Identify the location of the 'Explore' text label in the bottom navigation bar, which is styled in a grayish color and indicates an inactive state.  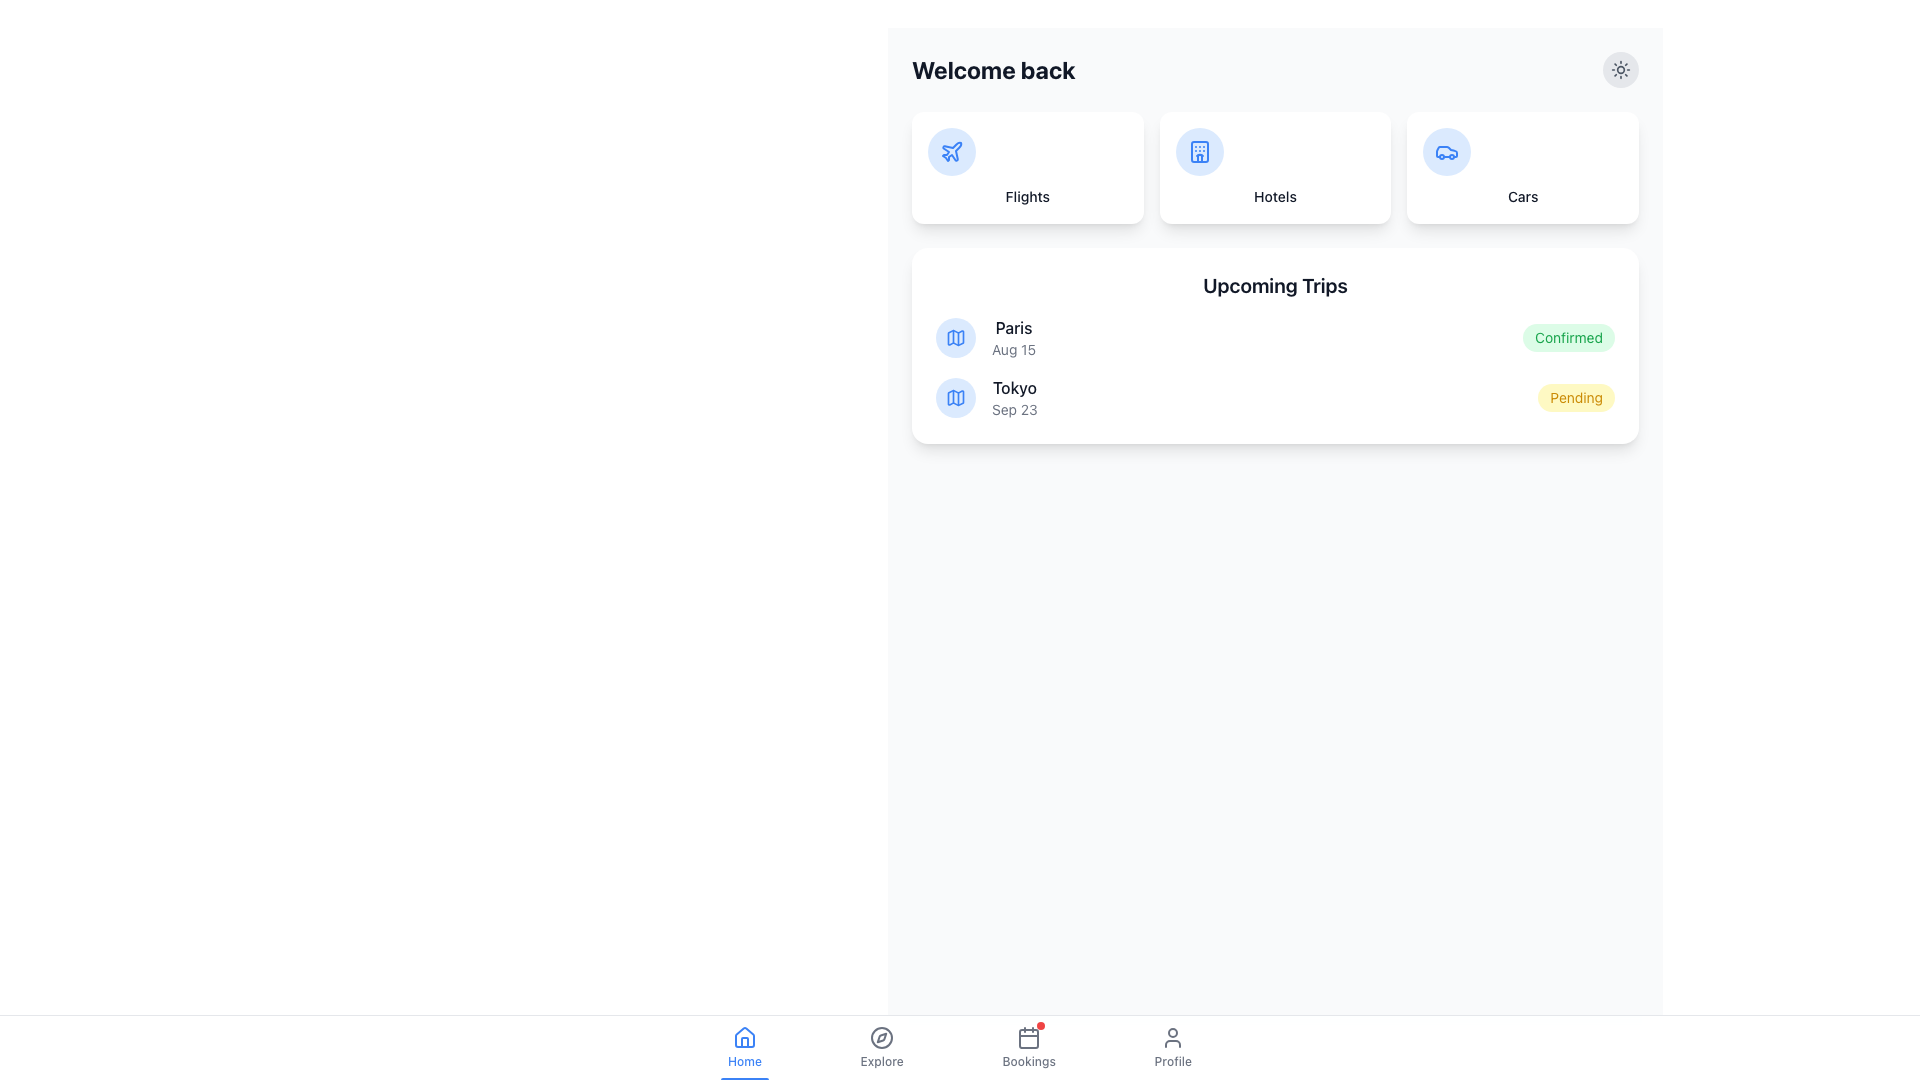
(881, 1060).